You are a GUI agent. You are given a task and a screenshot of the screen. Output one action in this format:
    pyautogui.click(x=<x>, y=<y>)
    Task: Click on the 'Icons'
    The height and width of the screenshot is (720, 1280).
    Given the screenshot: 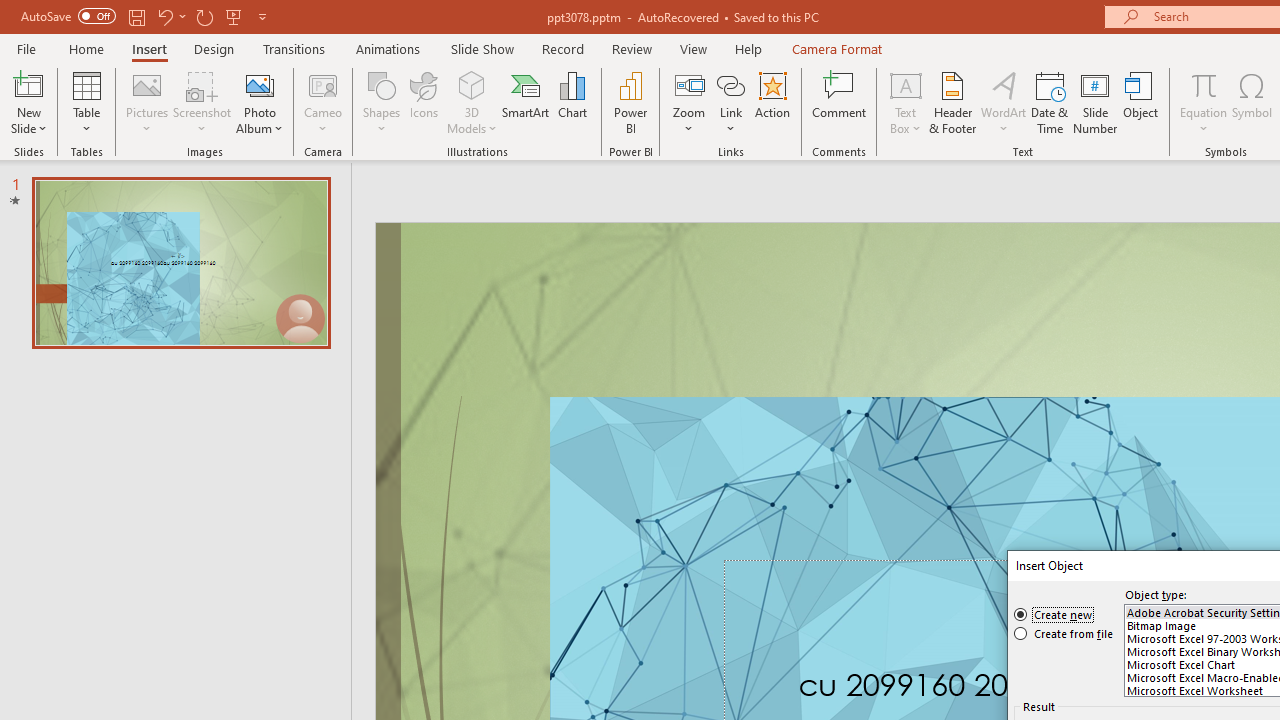 What is the action you would take?
    pyautogui.click(x=423, y=103)
    